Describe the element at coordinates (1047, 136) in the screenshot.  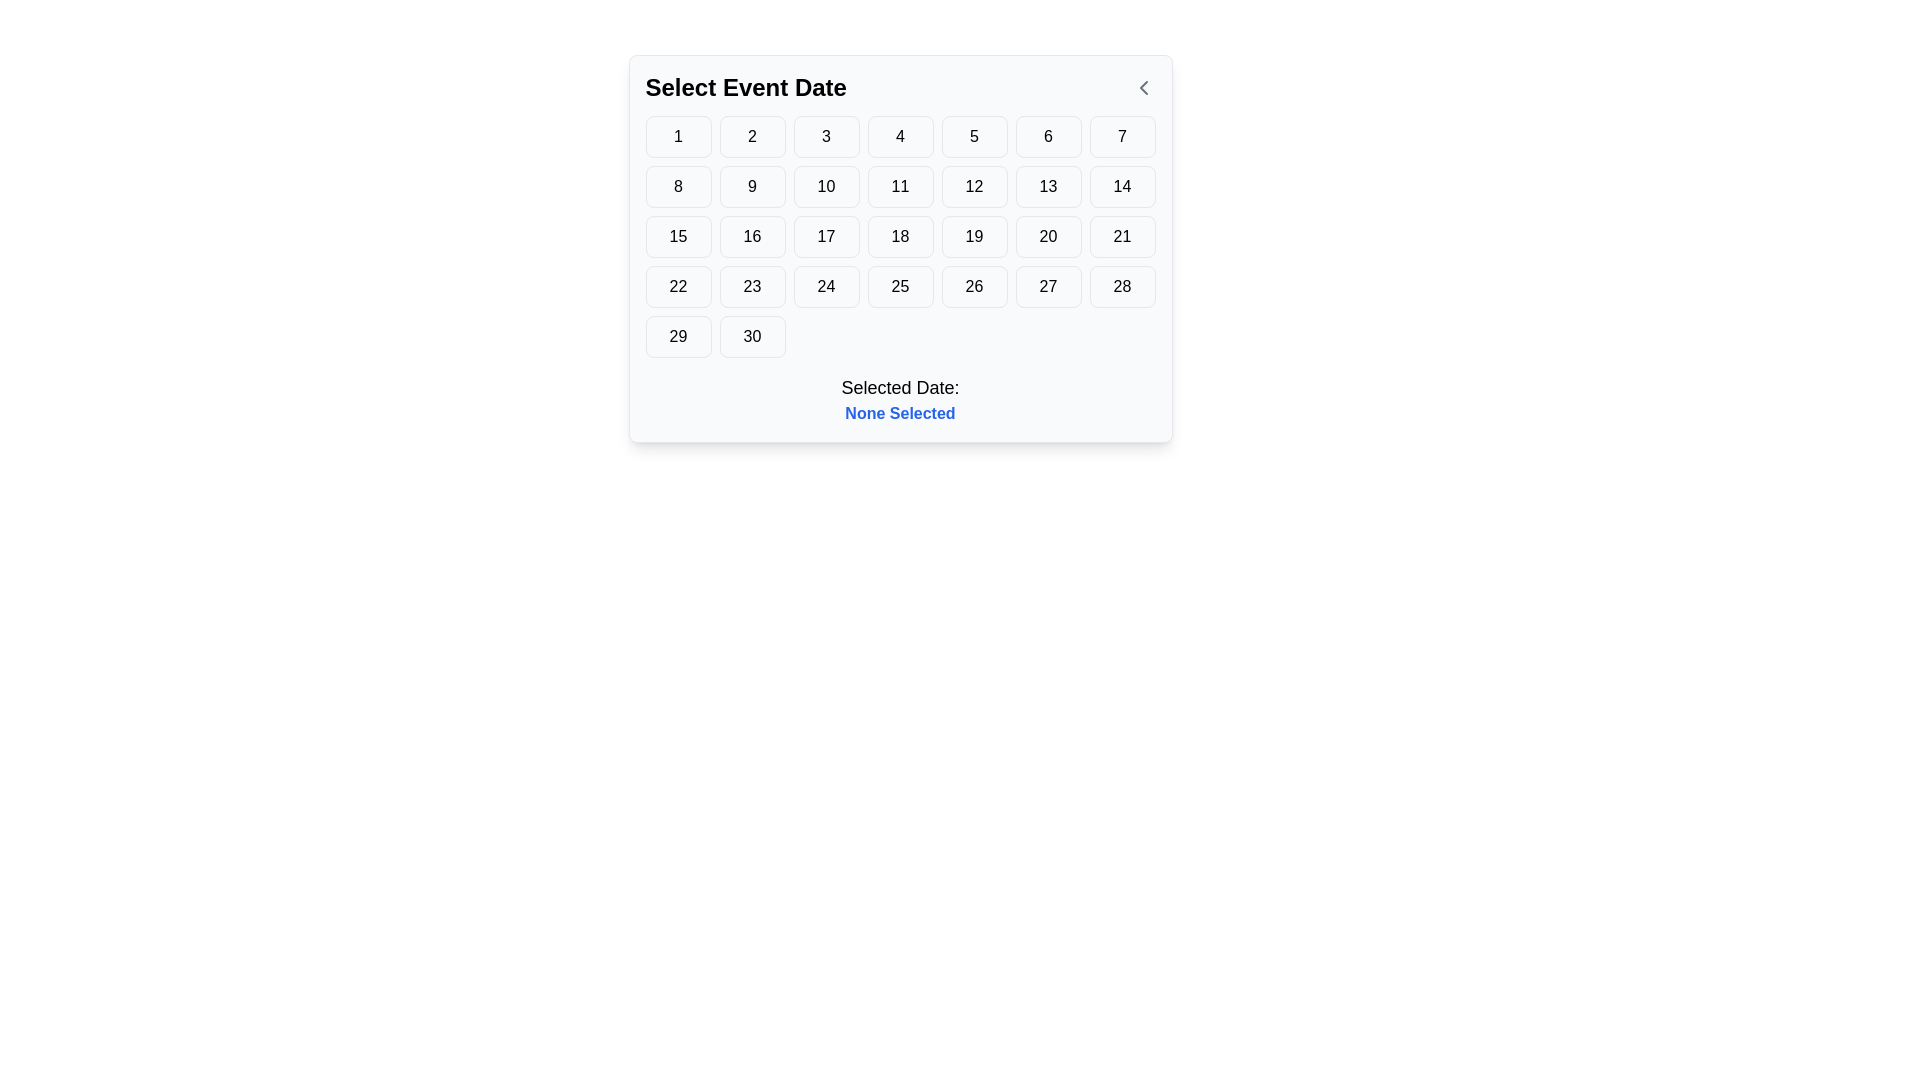
I see `the button that allows the user` at that location.